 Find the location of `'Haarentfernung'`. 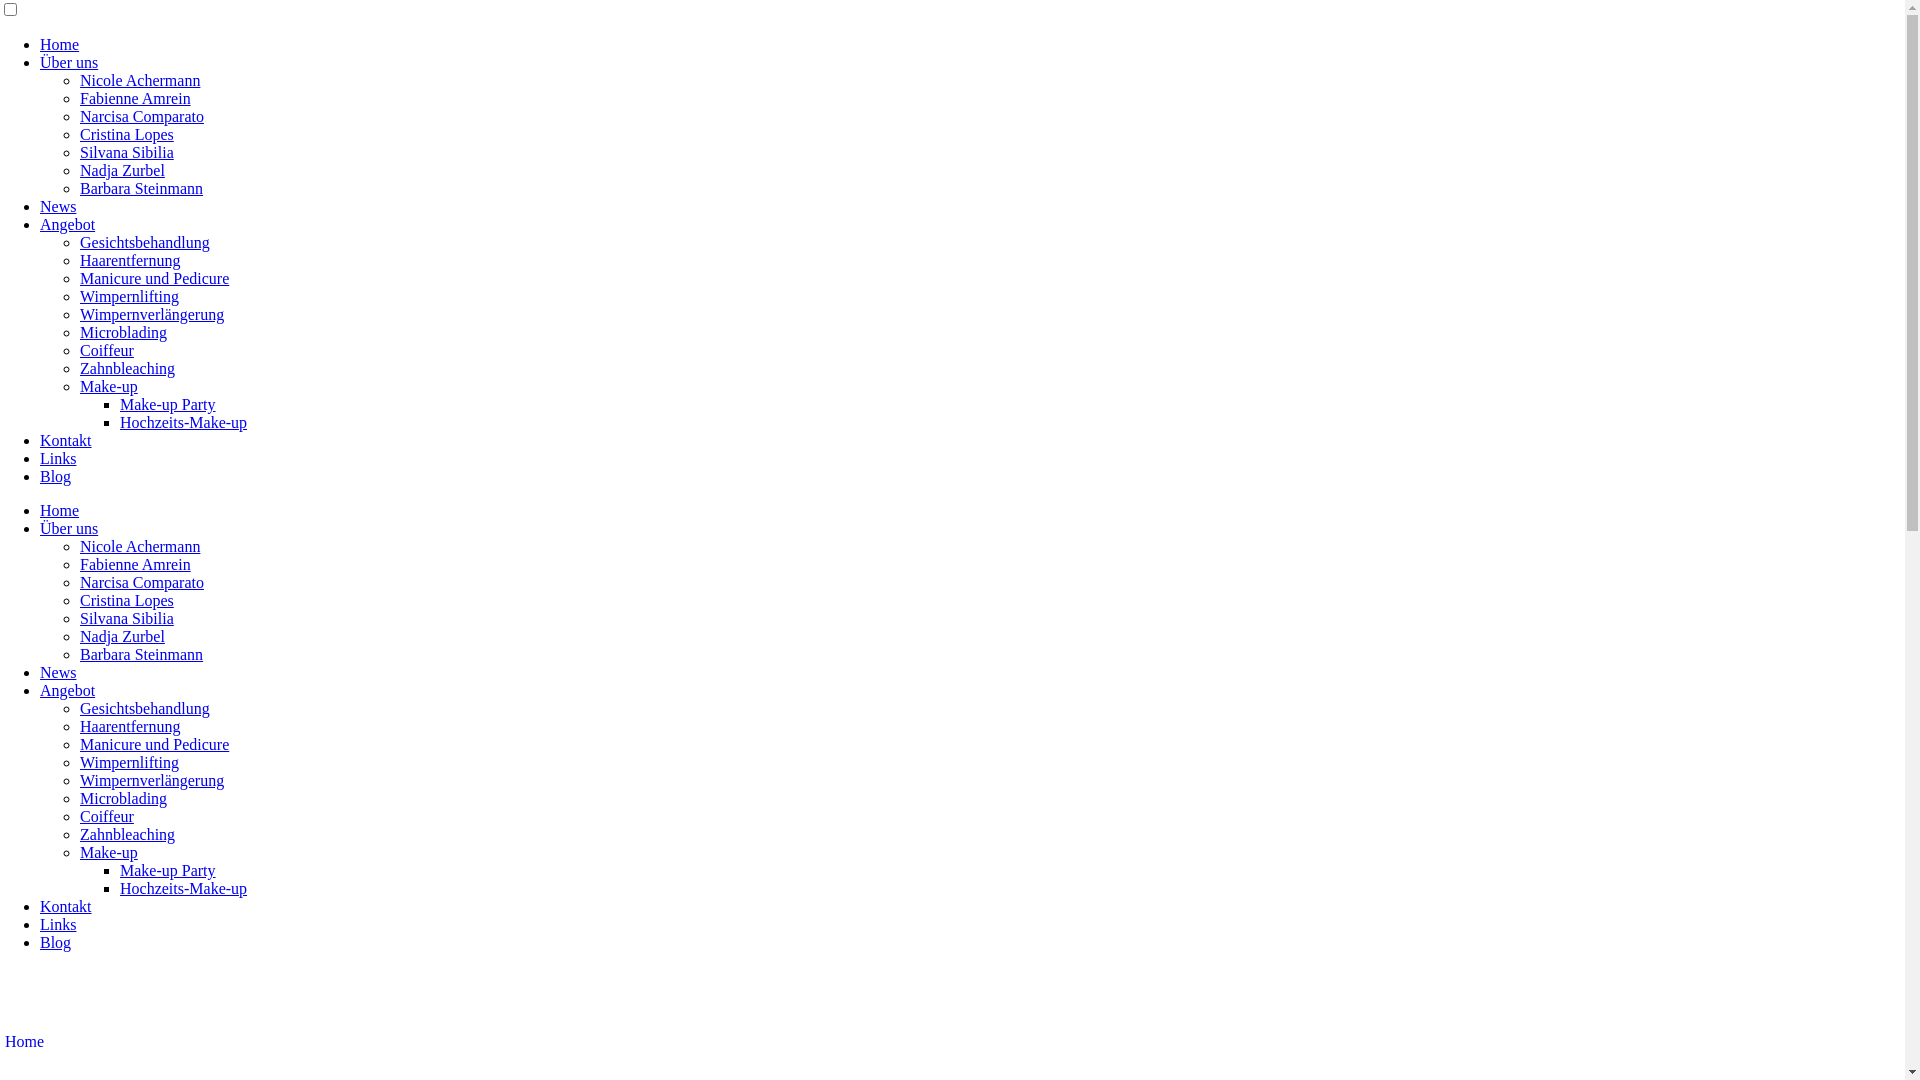

'Haarentfernung' is located at coordinates (128, 726).